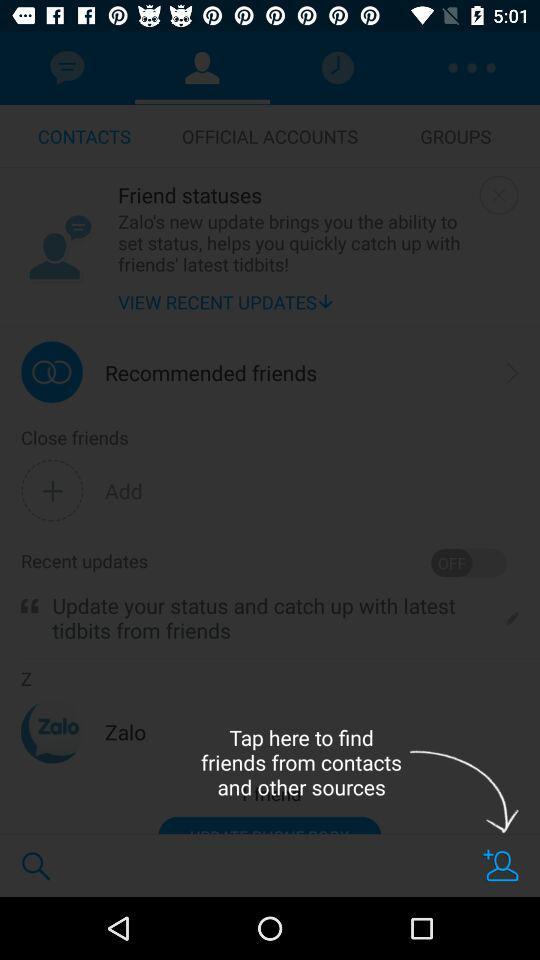 The height and width of the screenshot is (960, 540). Describe the element at coordinates (293, 194) in the screenshot. I see `friend statuses icon` at that location.